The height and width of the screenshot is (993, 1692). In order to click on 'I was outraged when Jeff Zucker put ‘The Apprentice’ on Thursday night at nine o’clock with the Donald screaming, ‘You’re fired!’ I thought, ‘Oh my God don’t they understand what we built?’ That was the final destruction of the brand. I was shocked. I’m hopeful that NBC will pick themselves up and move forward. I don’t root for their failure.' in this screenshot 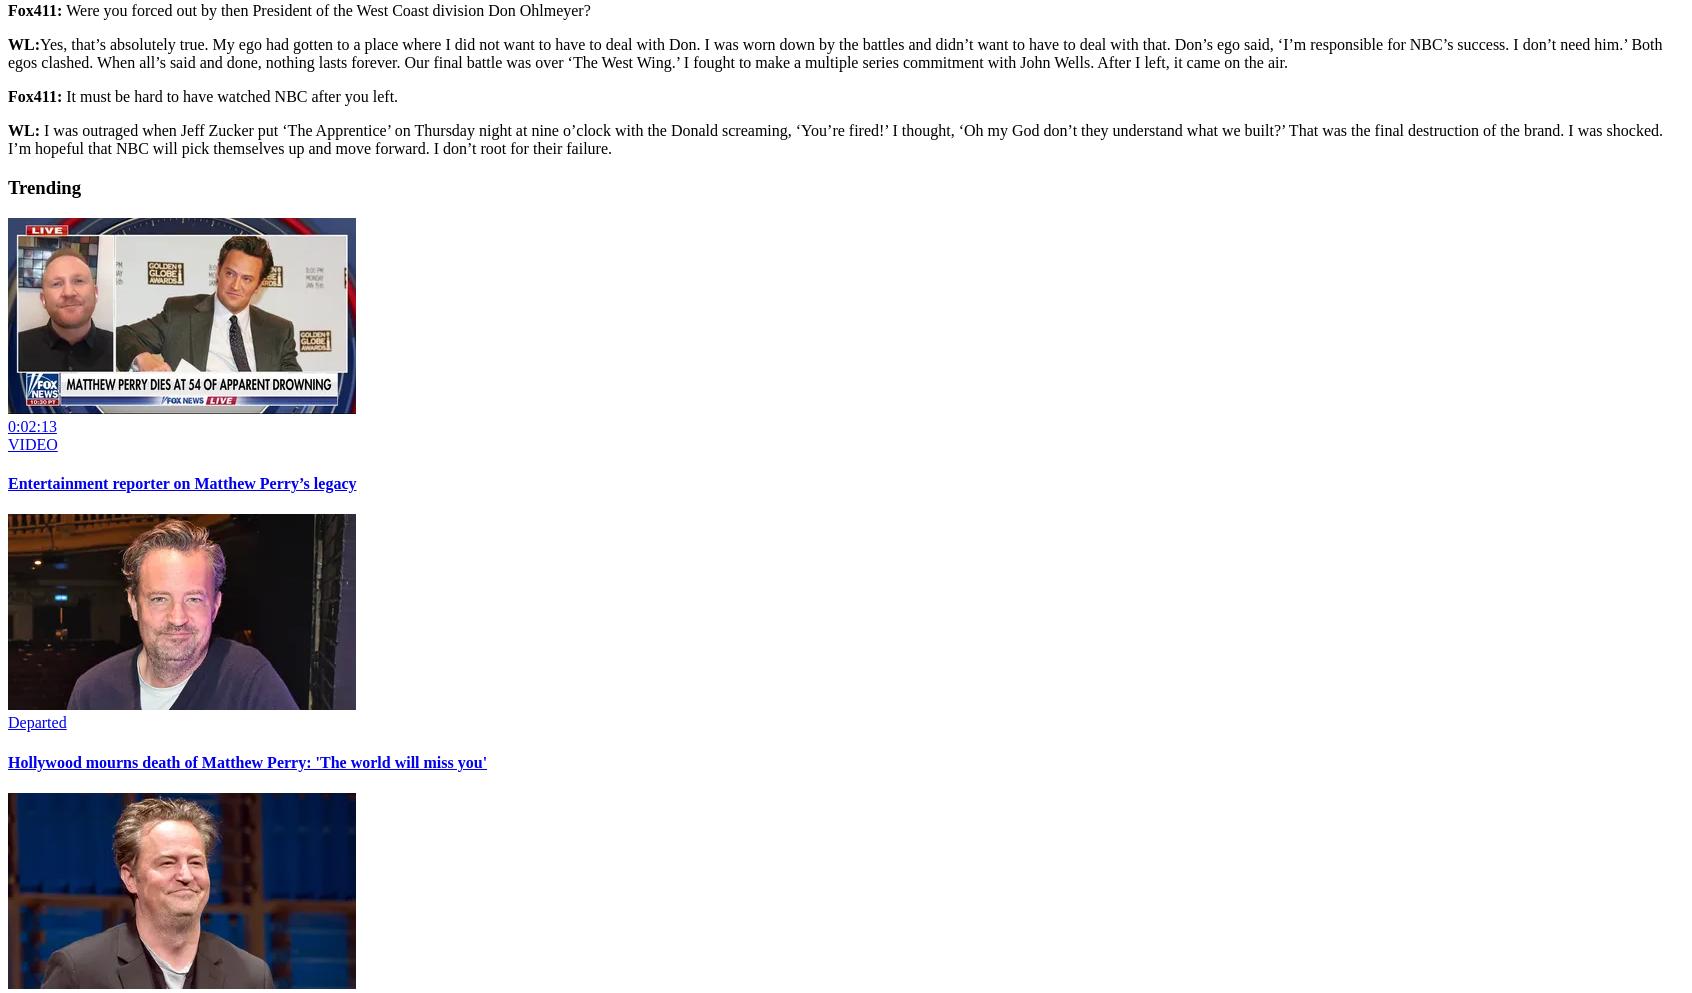, I will do `click(835, 139)`.